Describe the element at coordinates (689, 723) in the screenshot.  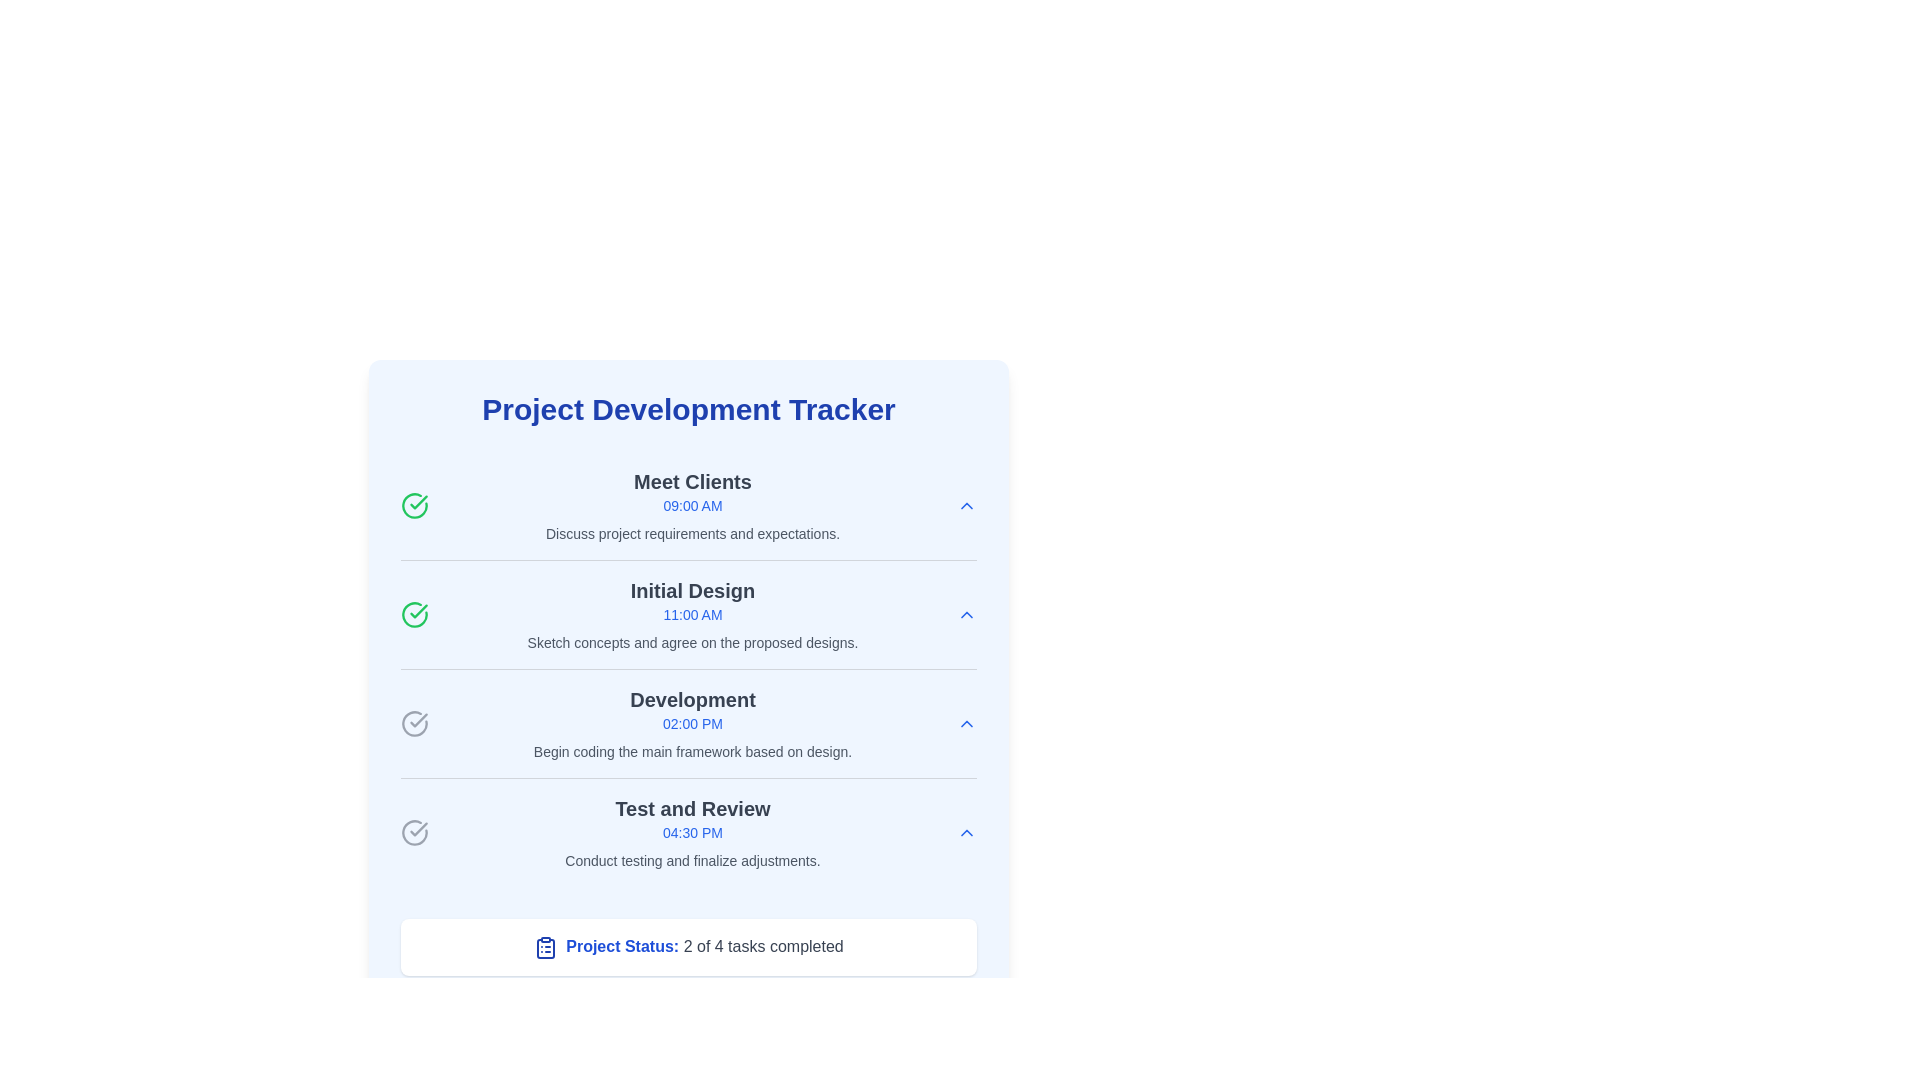
I see `the third task item in the project tracker interface, which displays task details and status through an icon` at that location.